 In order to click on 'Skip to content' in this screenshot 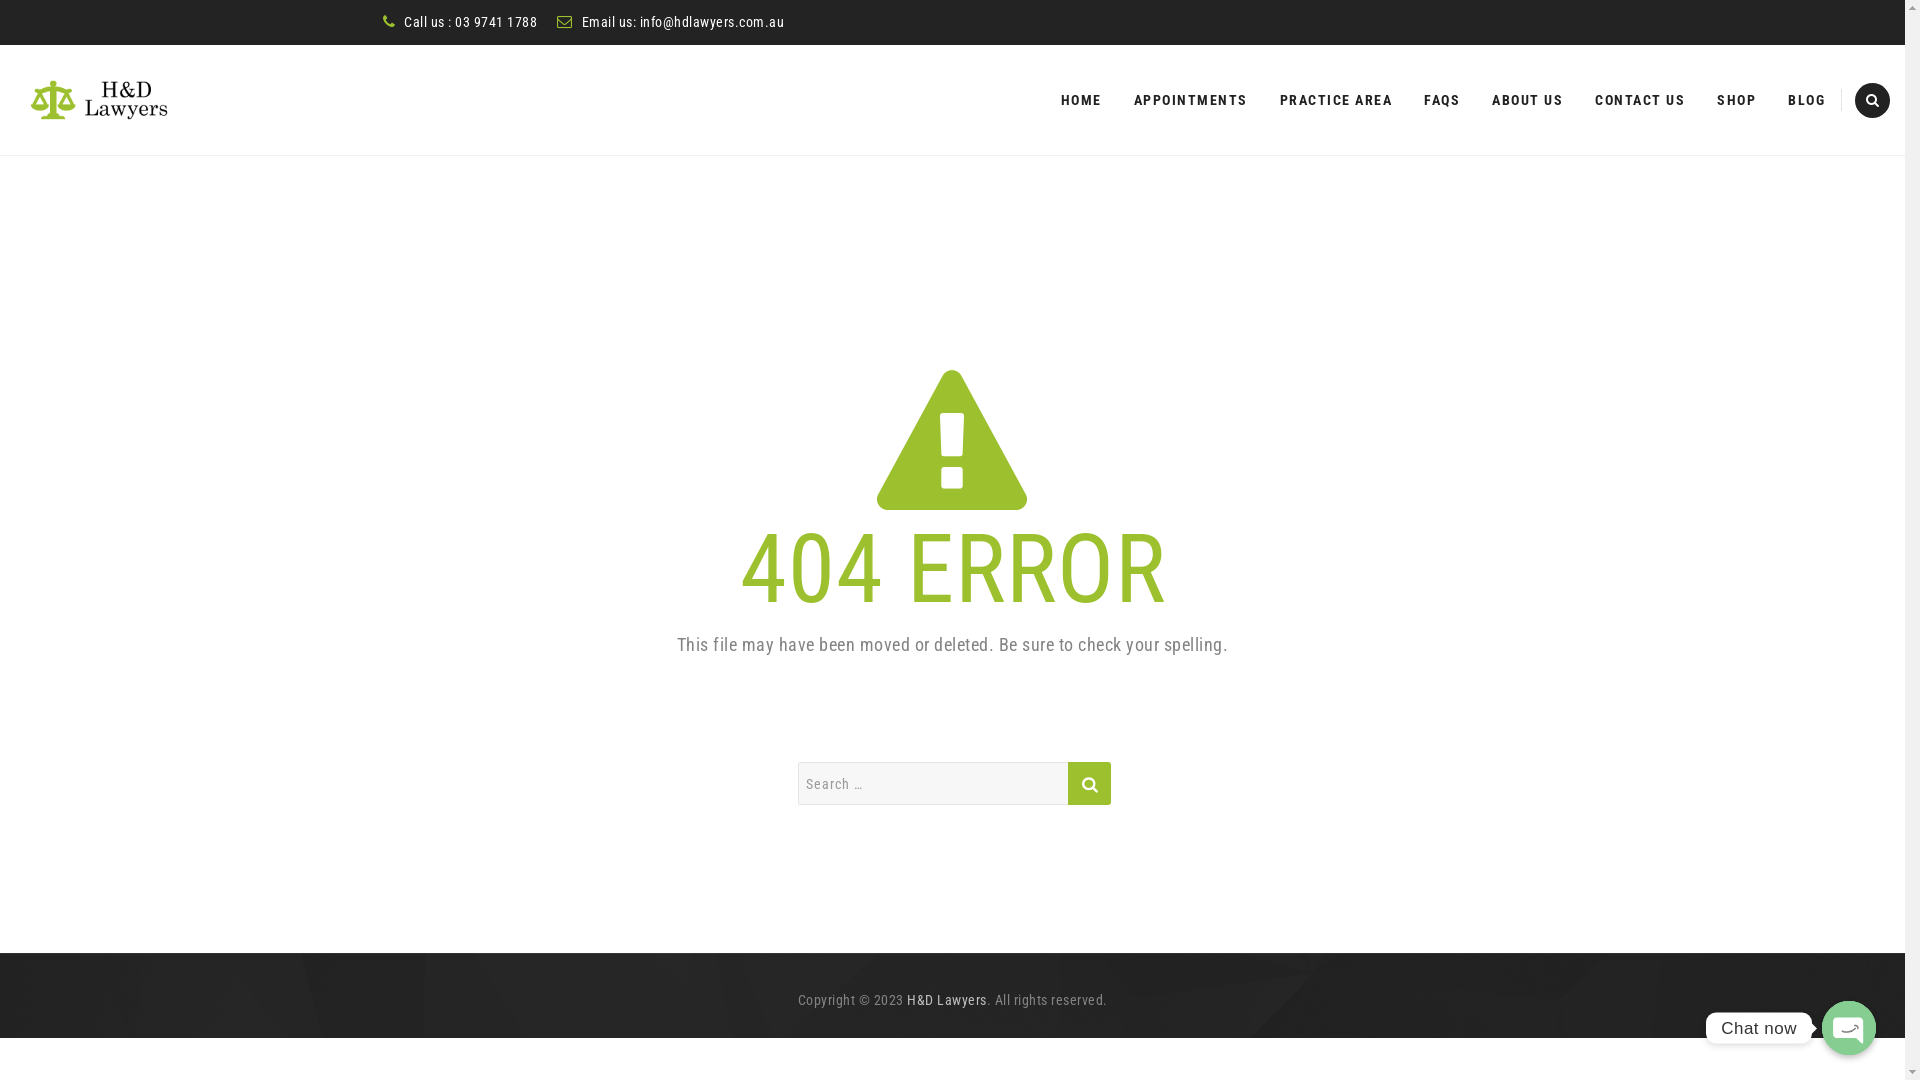, I will do `click(1043, 44)`.